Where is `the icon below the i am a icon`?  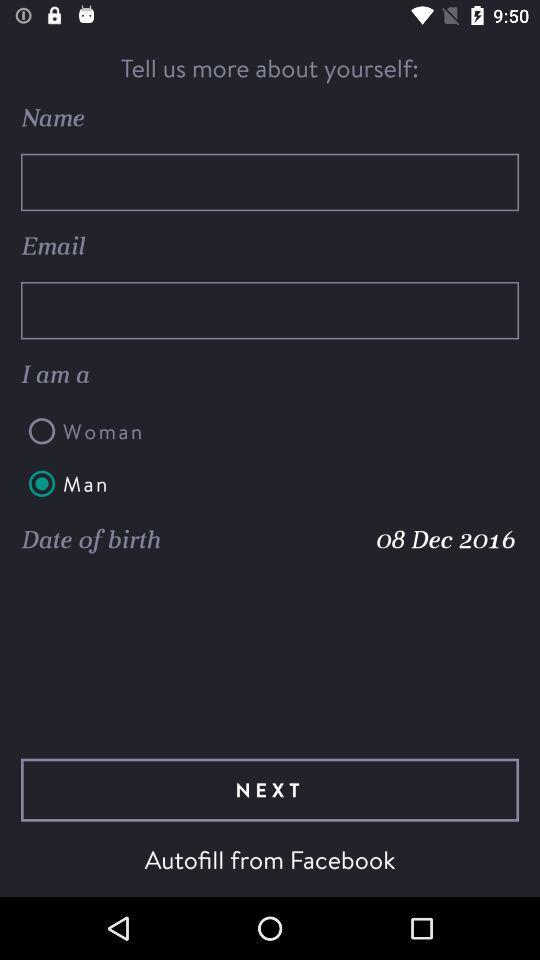
the icon below the i am a icon is located at coordinates (270, 431).